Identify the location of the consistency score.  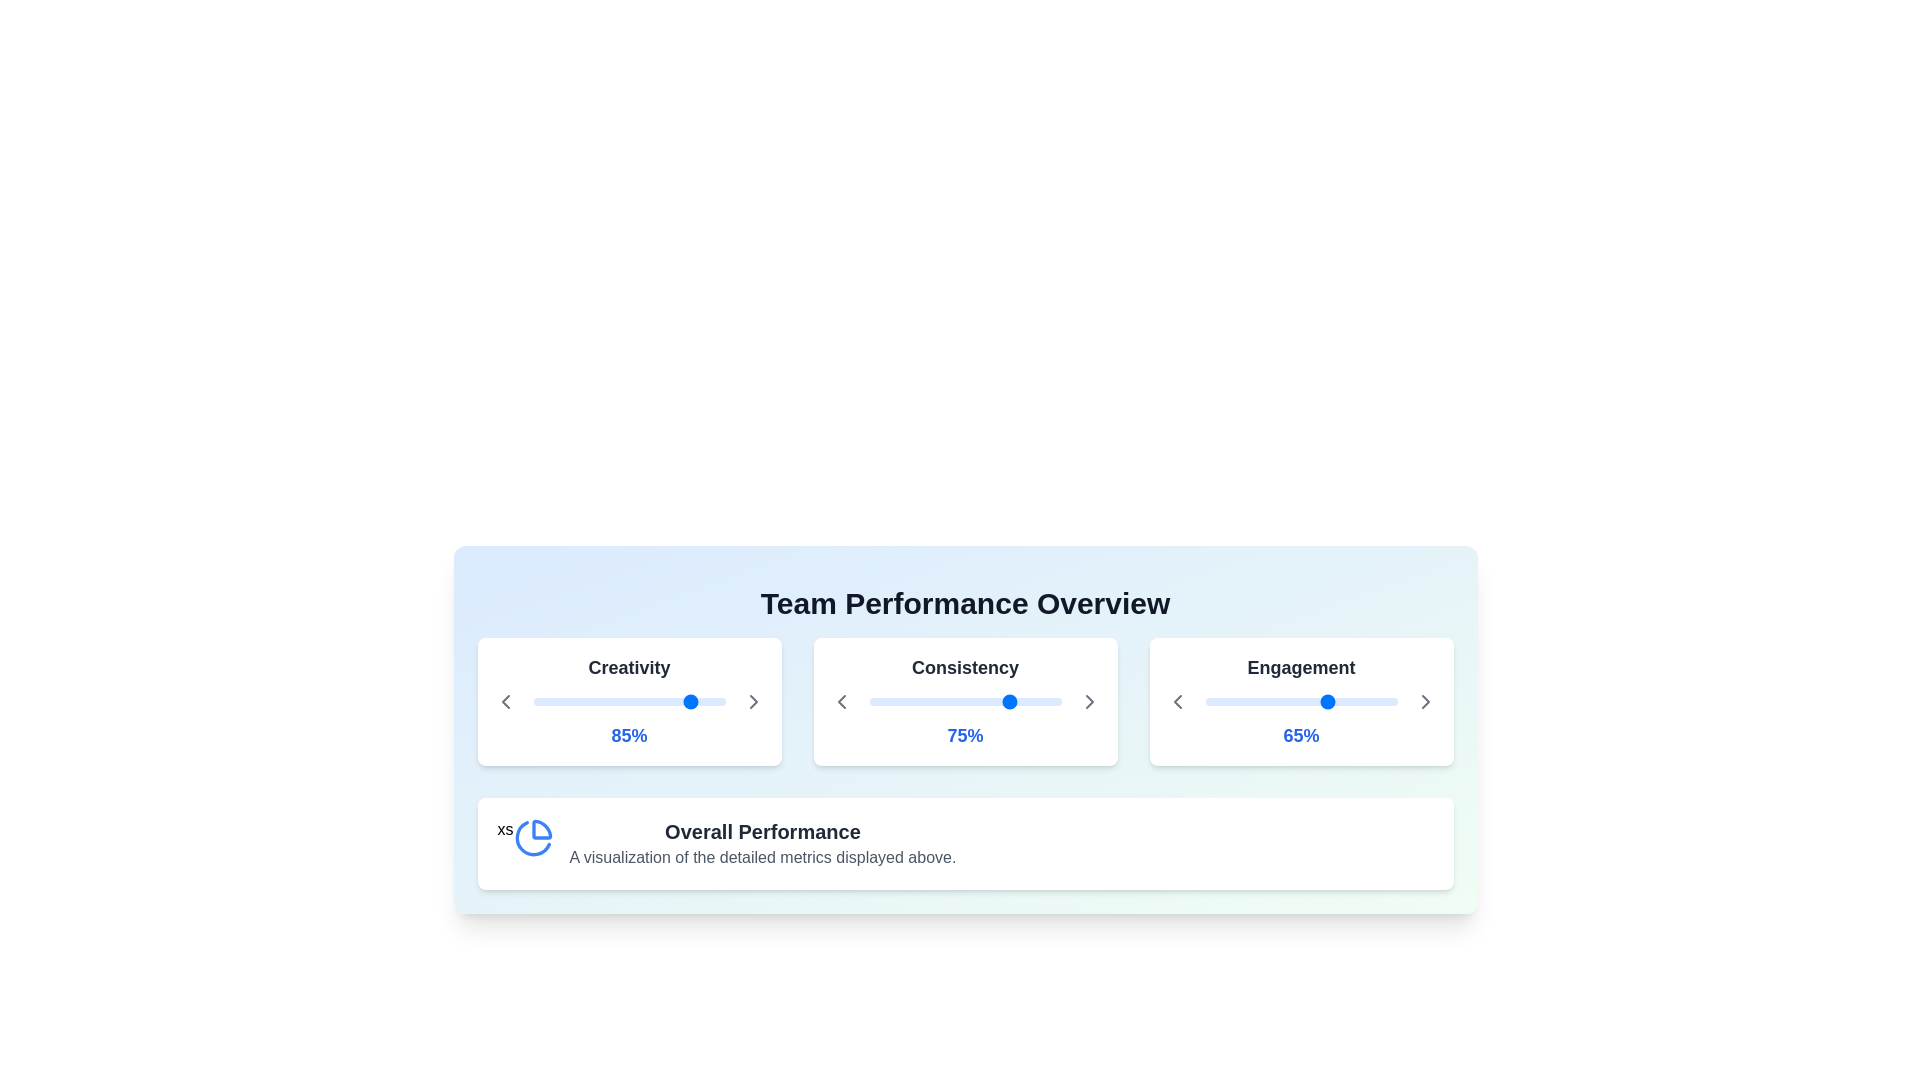
(996, 701).